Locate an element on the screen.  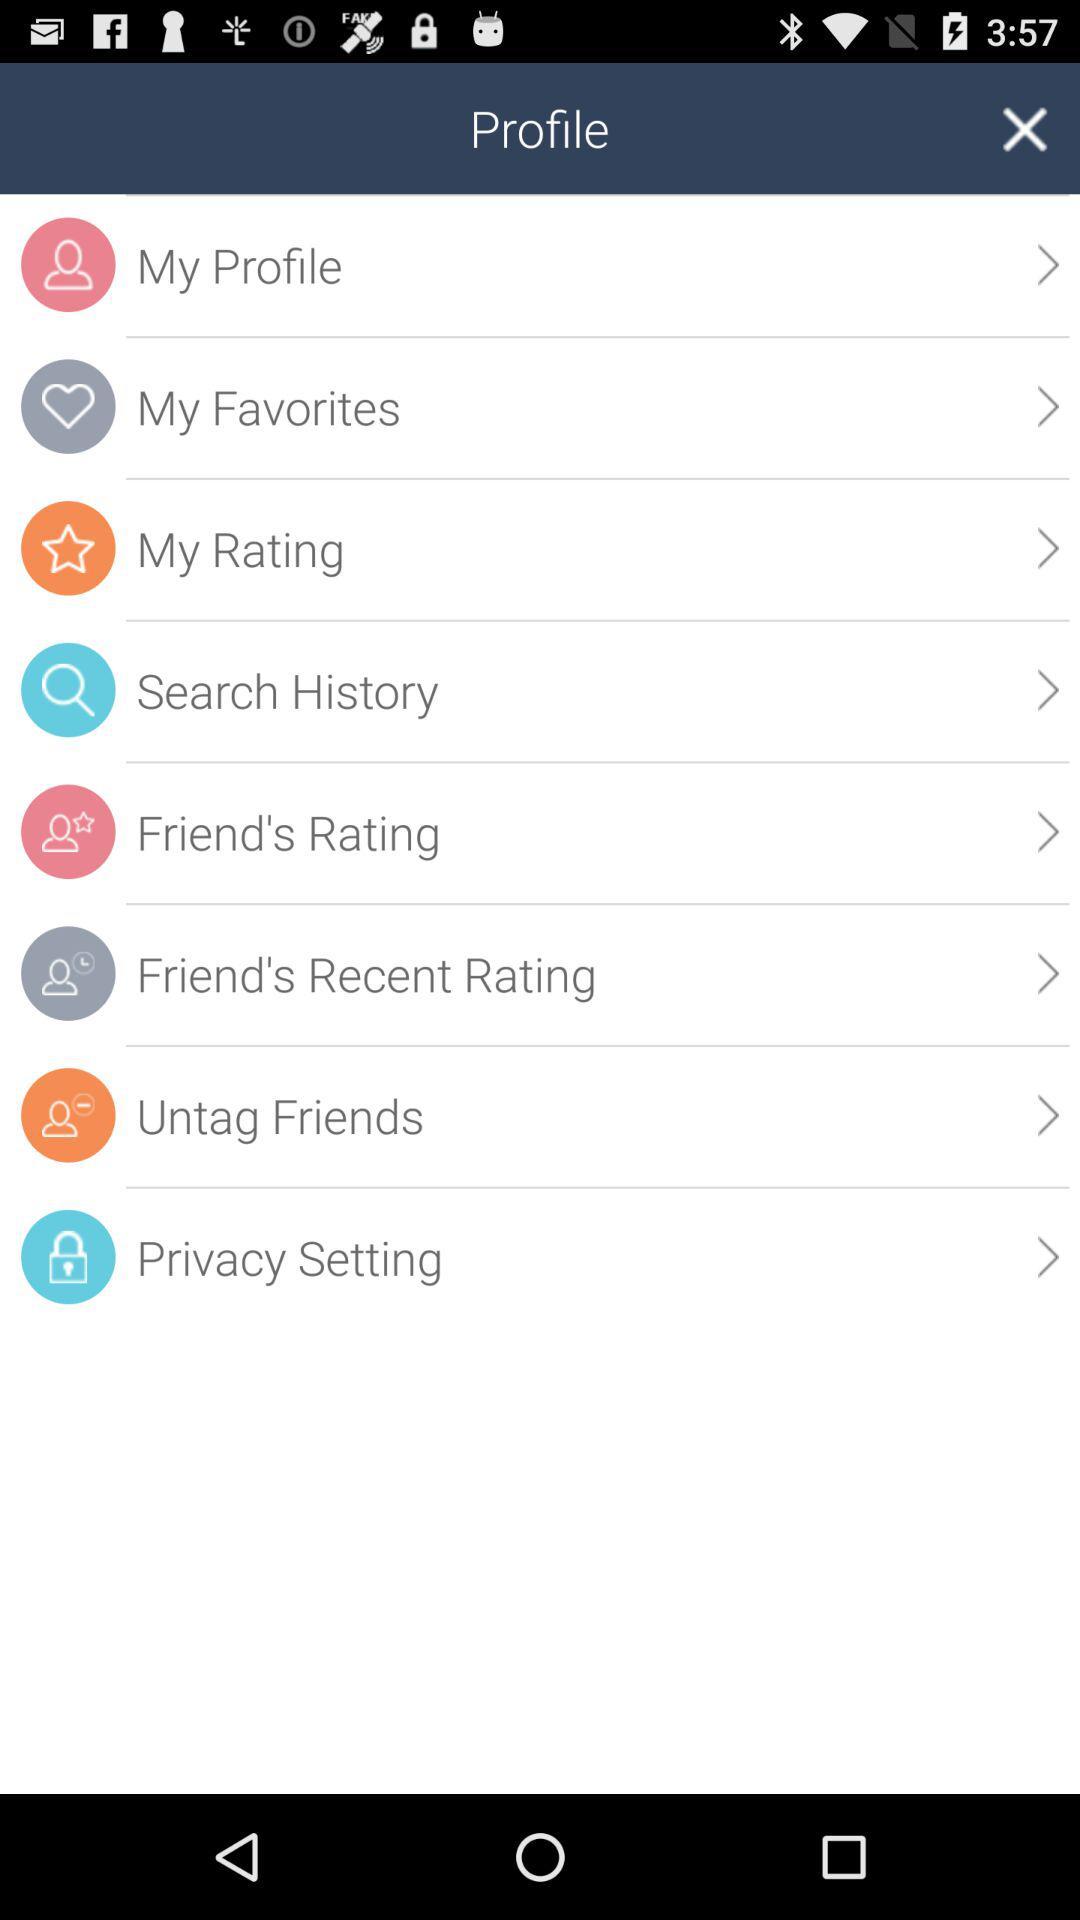
the item above my favorites is located at coordinates (1047, 263).